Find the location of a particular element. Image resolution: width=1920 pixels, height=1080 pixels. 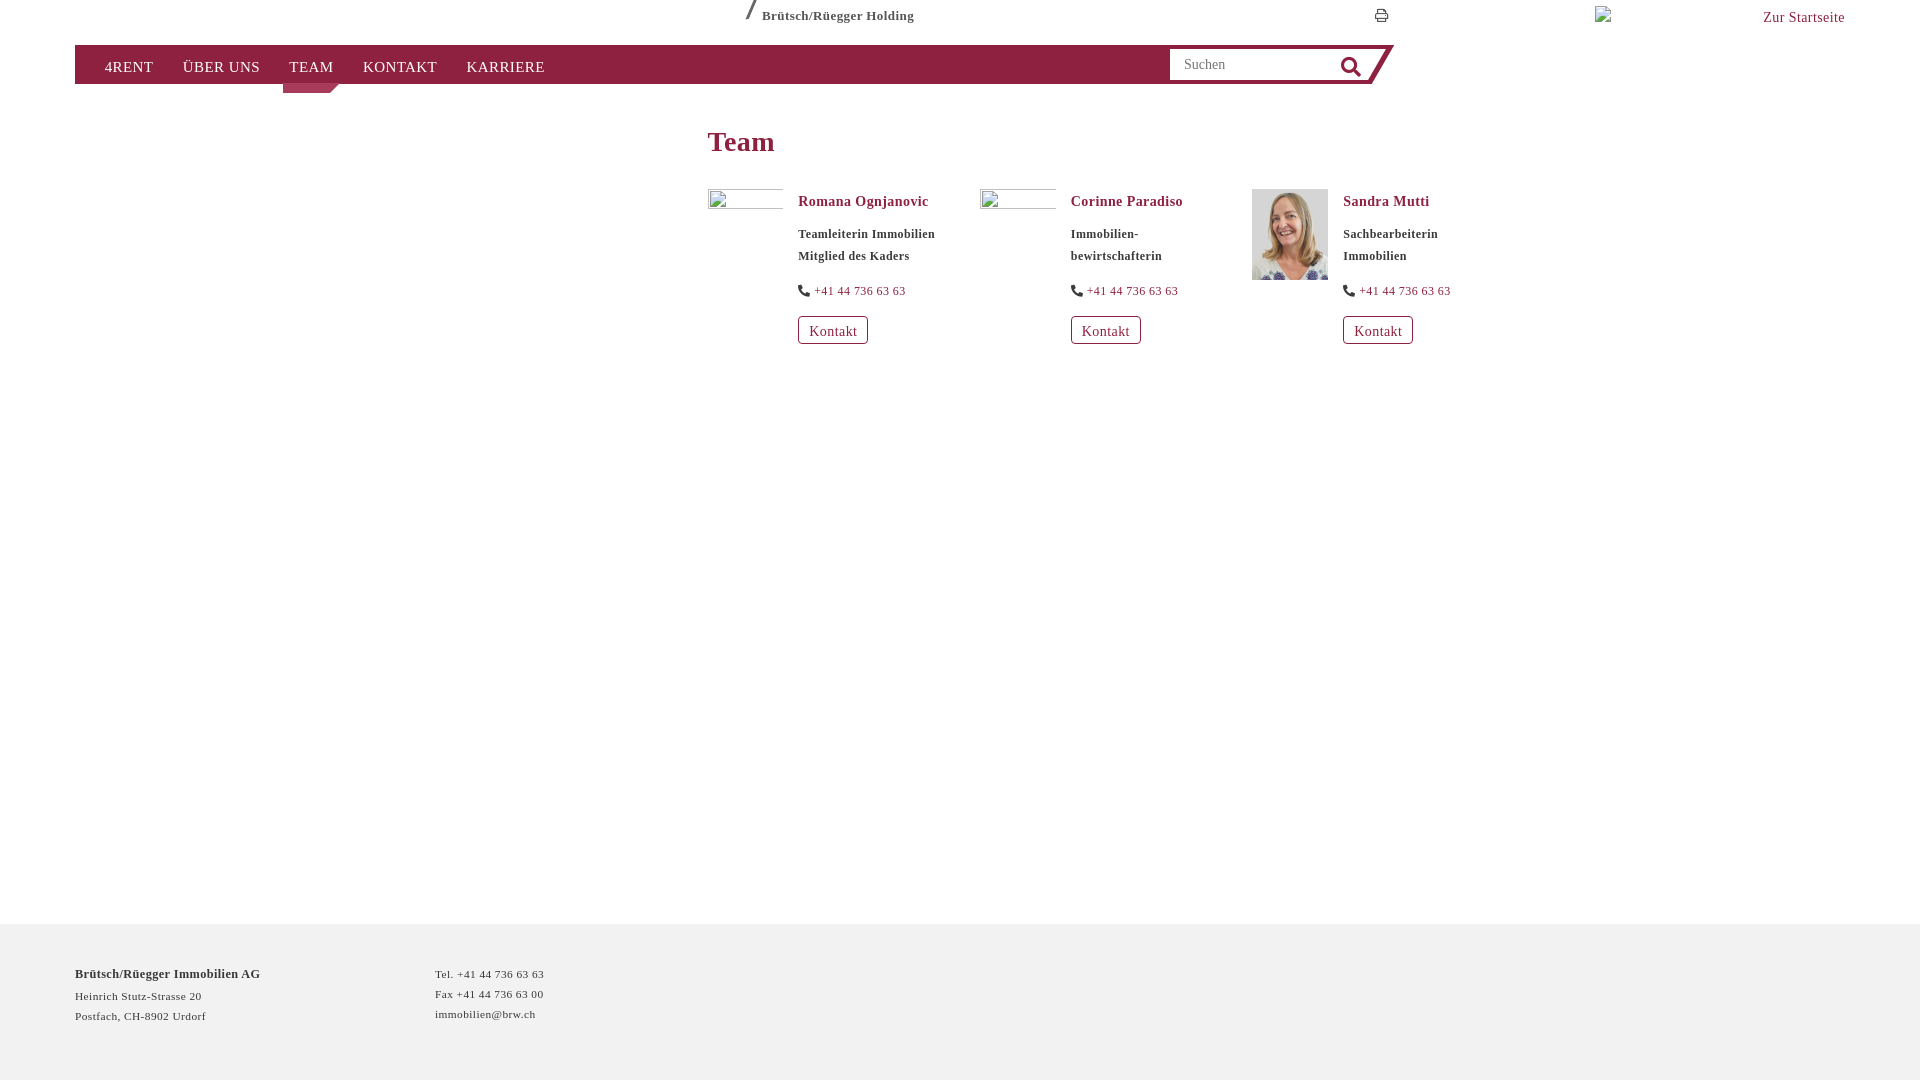

'immobilien@brw.ch' is located at coordinates (434, 1014).